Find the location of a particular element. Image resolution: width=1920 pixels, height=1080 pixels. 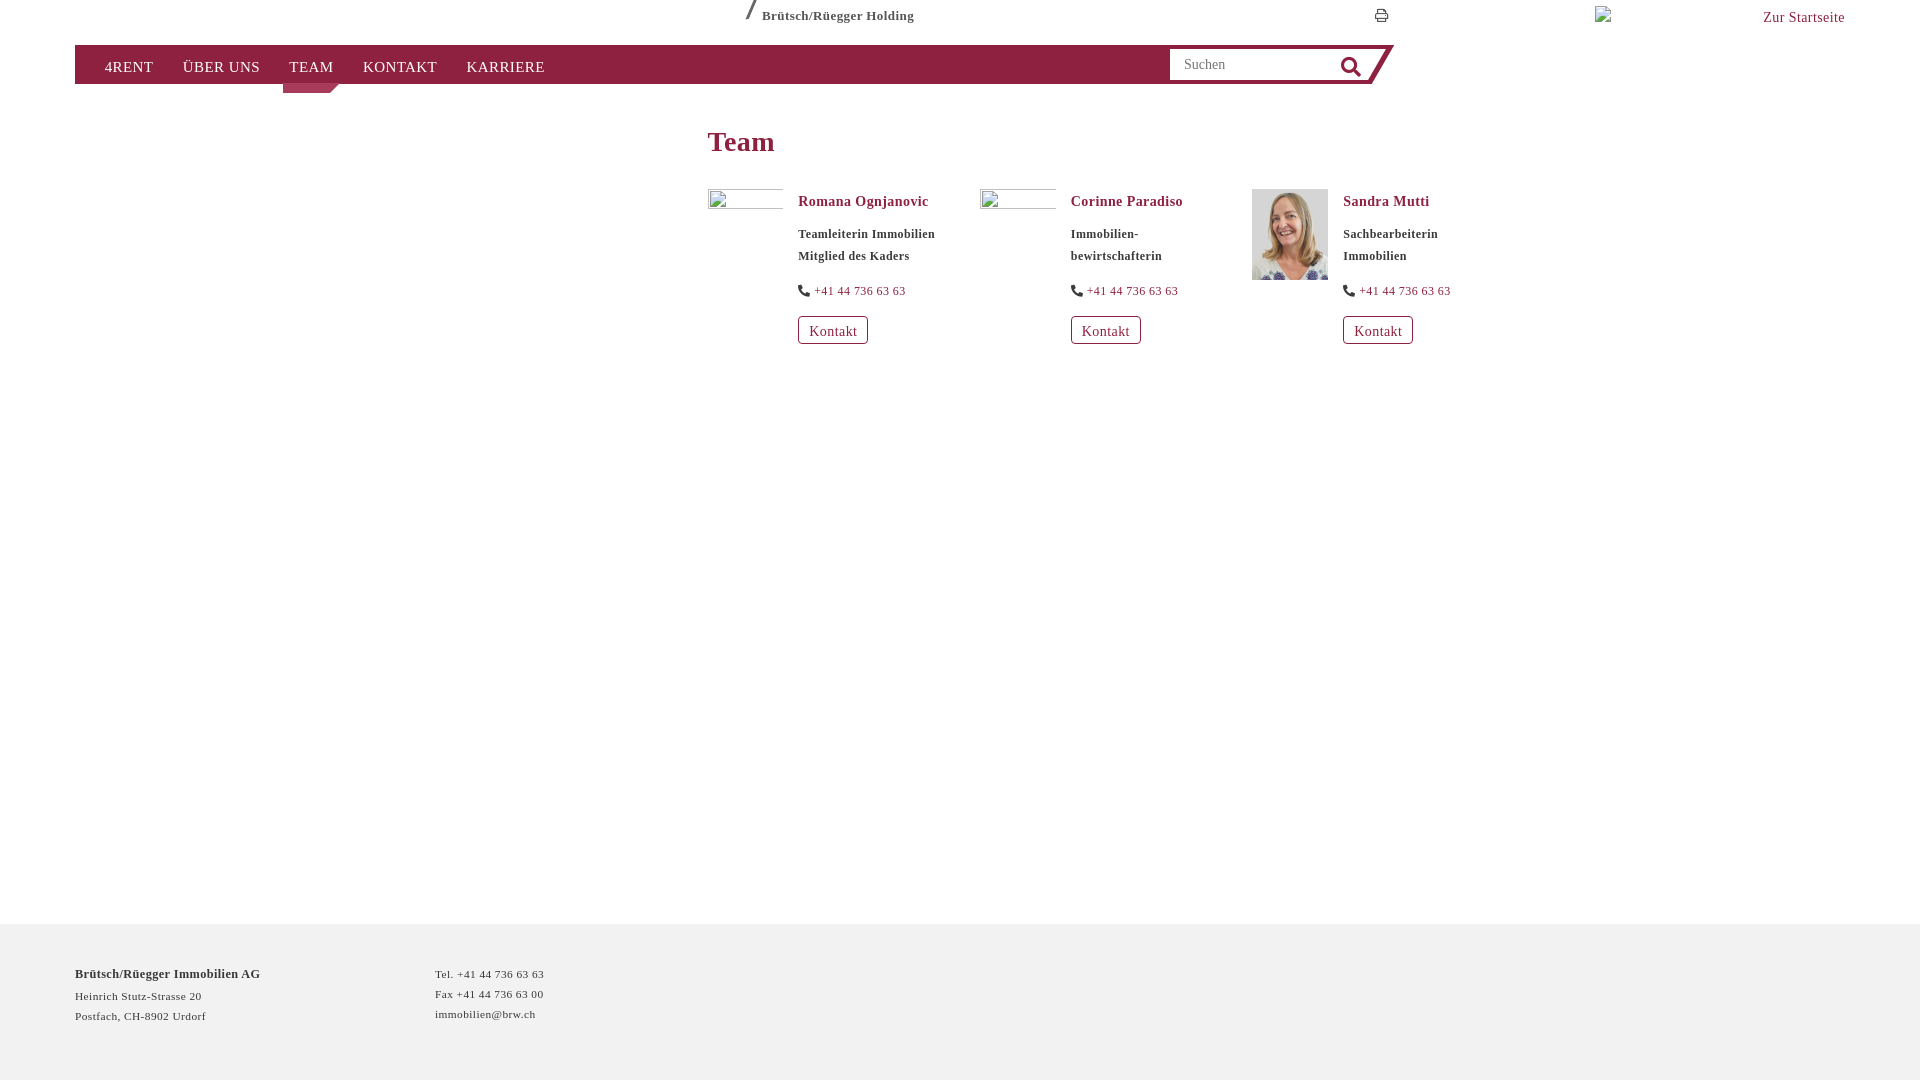

'immobilien@brw.ch' is located at coordinates (434, 1014).